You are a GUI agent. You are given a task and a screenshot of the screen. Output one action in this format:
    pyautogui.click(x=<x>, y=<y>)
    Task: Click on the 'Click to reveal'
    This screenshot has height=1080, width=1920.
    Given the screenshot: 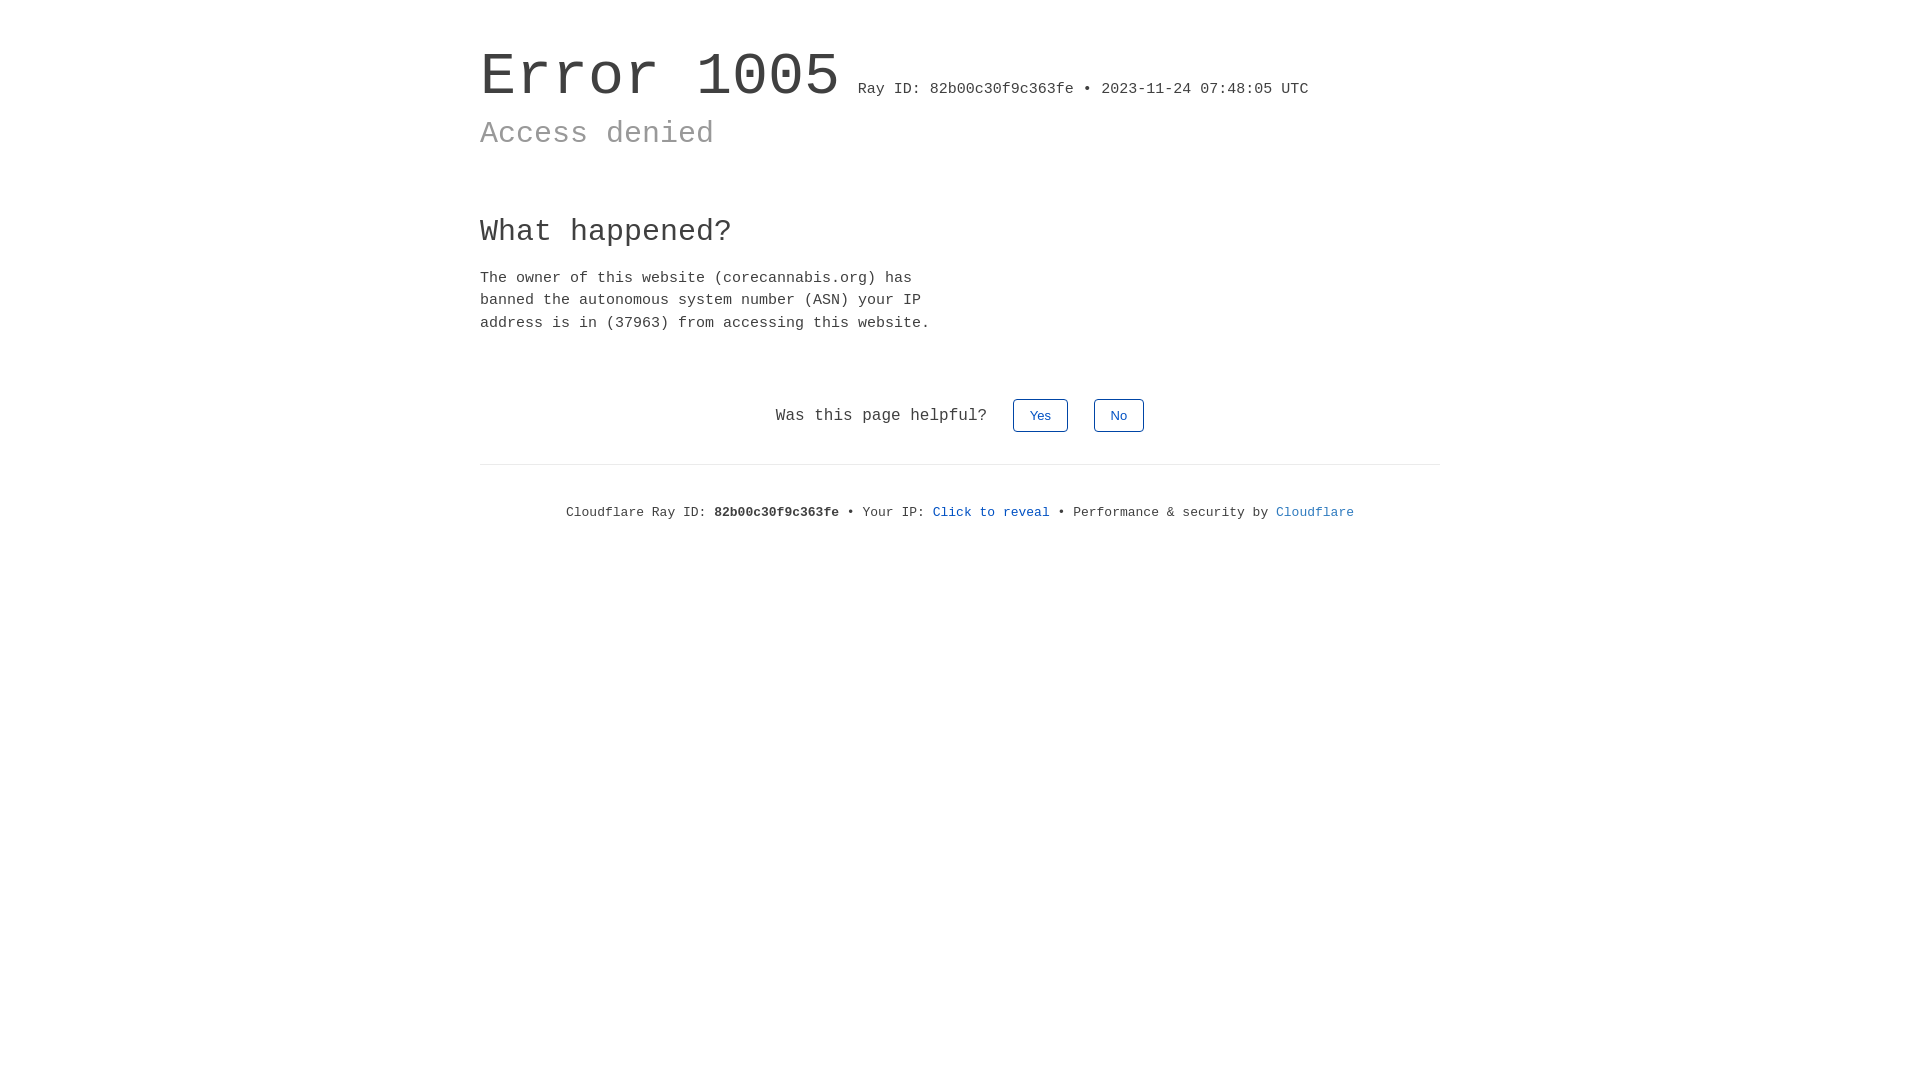 What is the action you would take?
    pyautogui.click(x=991, y=511)
    